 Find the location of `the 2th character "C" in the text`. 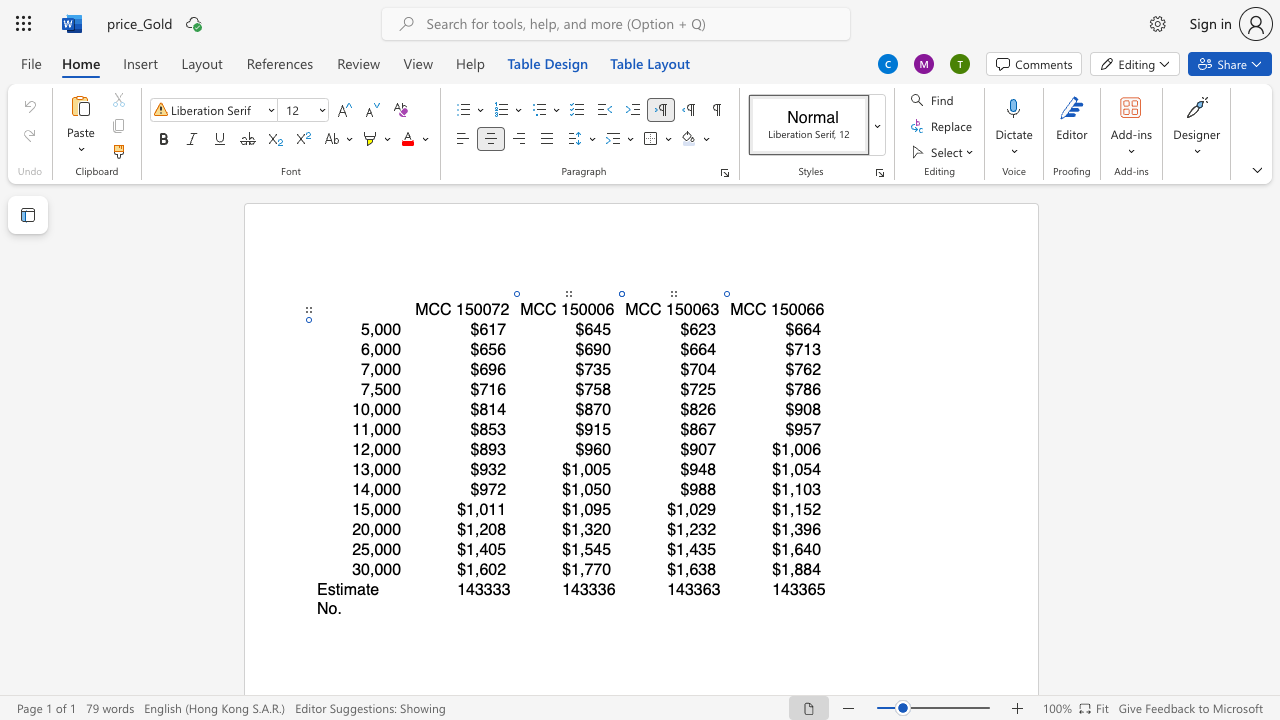

the 2th character "C" in the text is located at coordinates (759, 309).